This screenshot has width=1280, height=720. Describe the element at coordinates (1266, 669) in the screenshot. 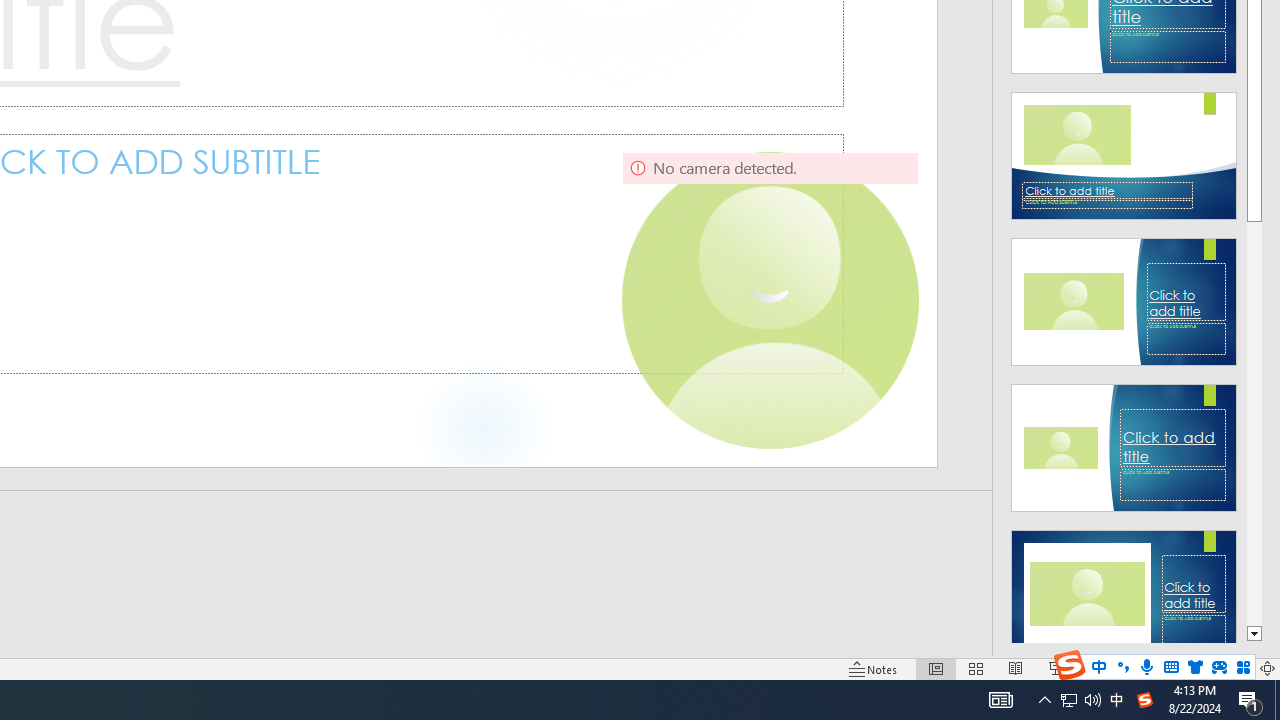

I see `'Zoom to Fit '` at that location.